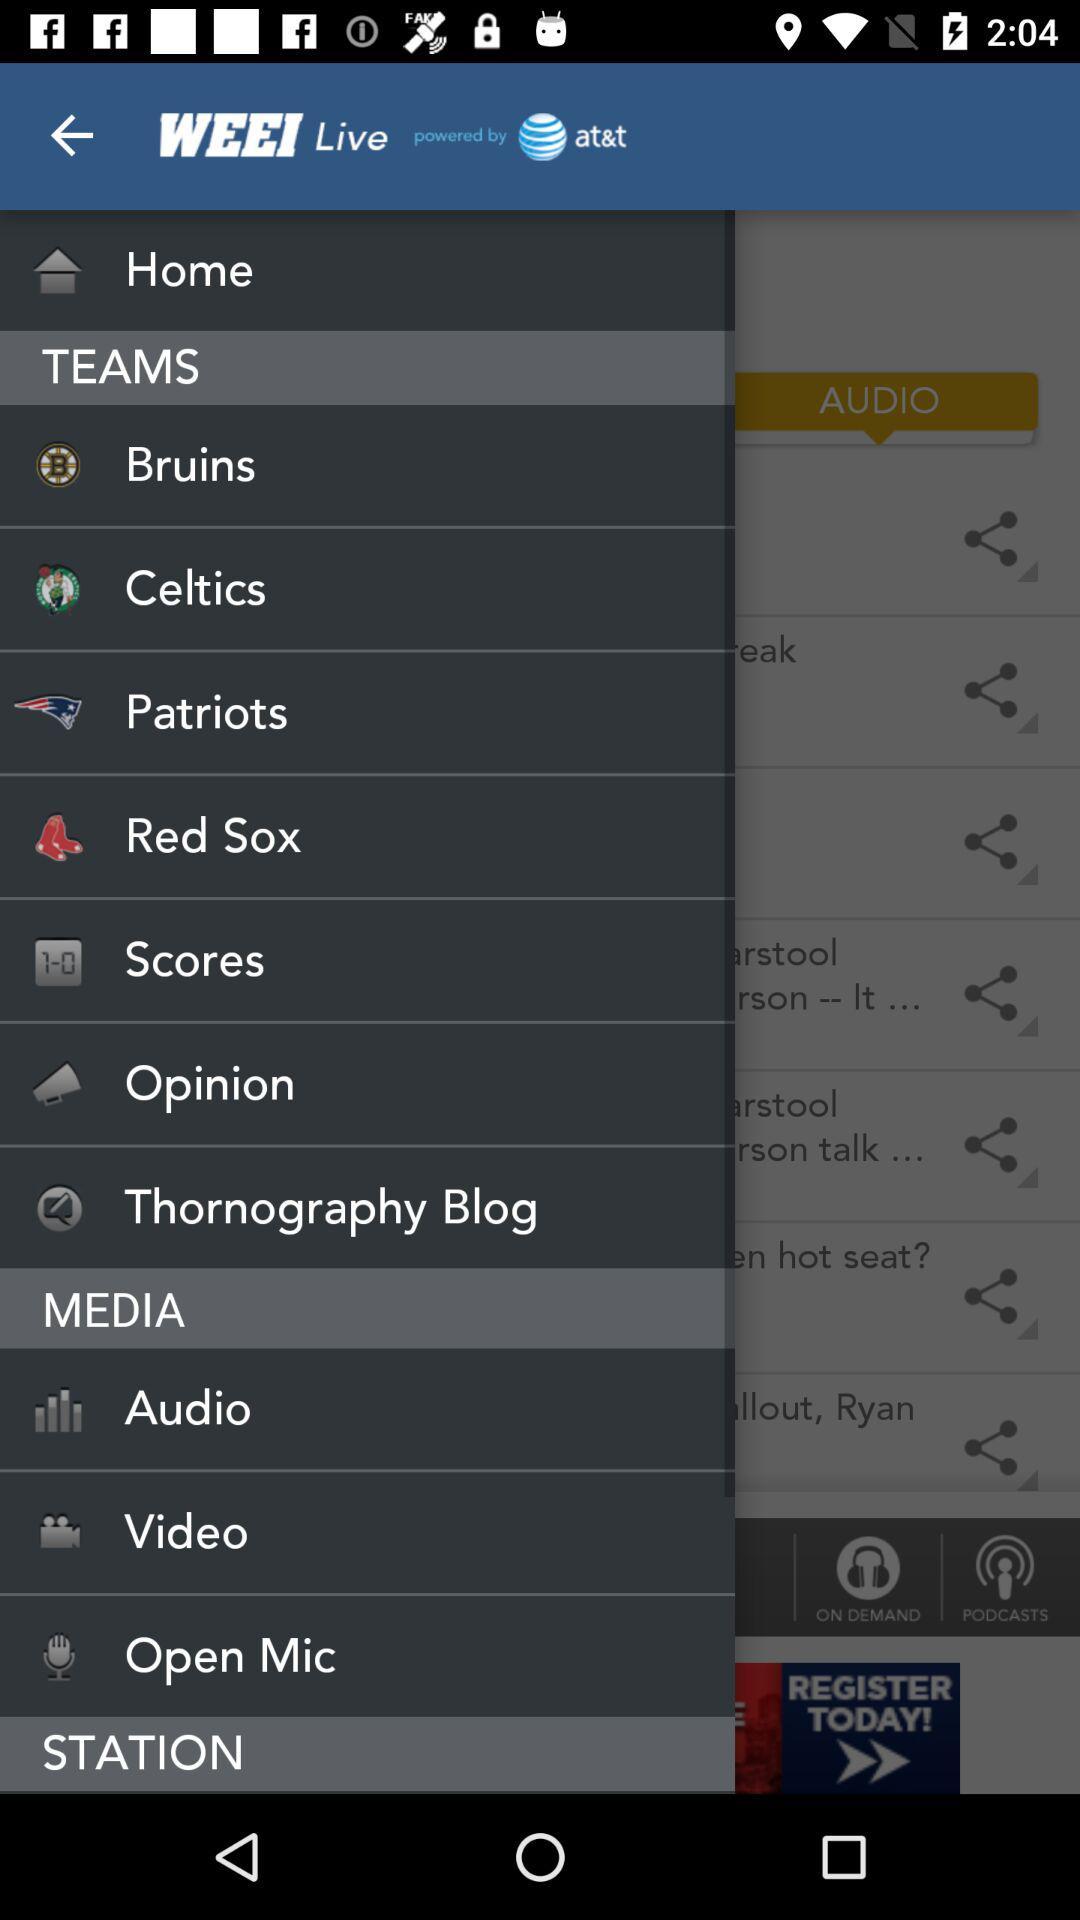 The image size is (1080, 1920). What do you see at coordinates (540, 1727) in the screenshot?
I see `open add` at bounding box center [540, 1727].